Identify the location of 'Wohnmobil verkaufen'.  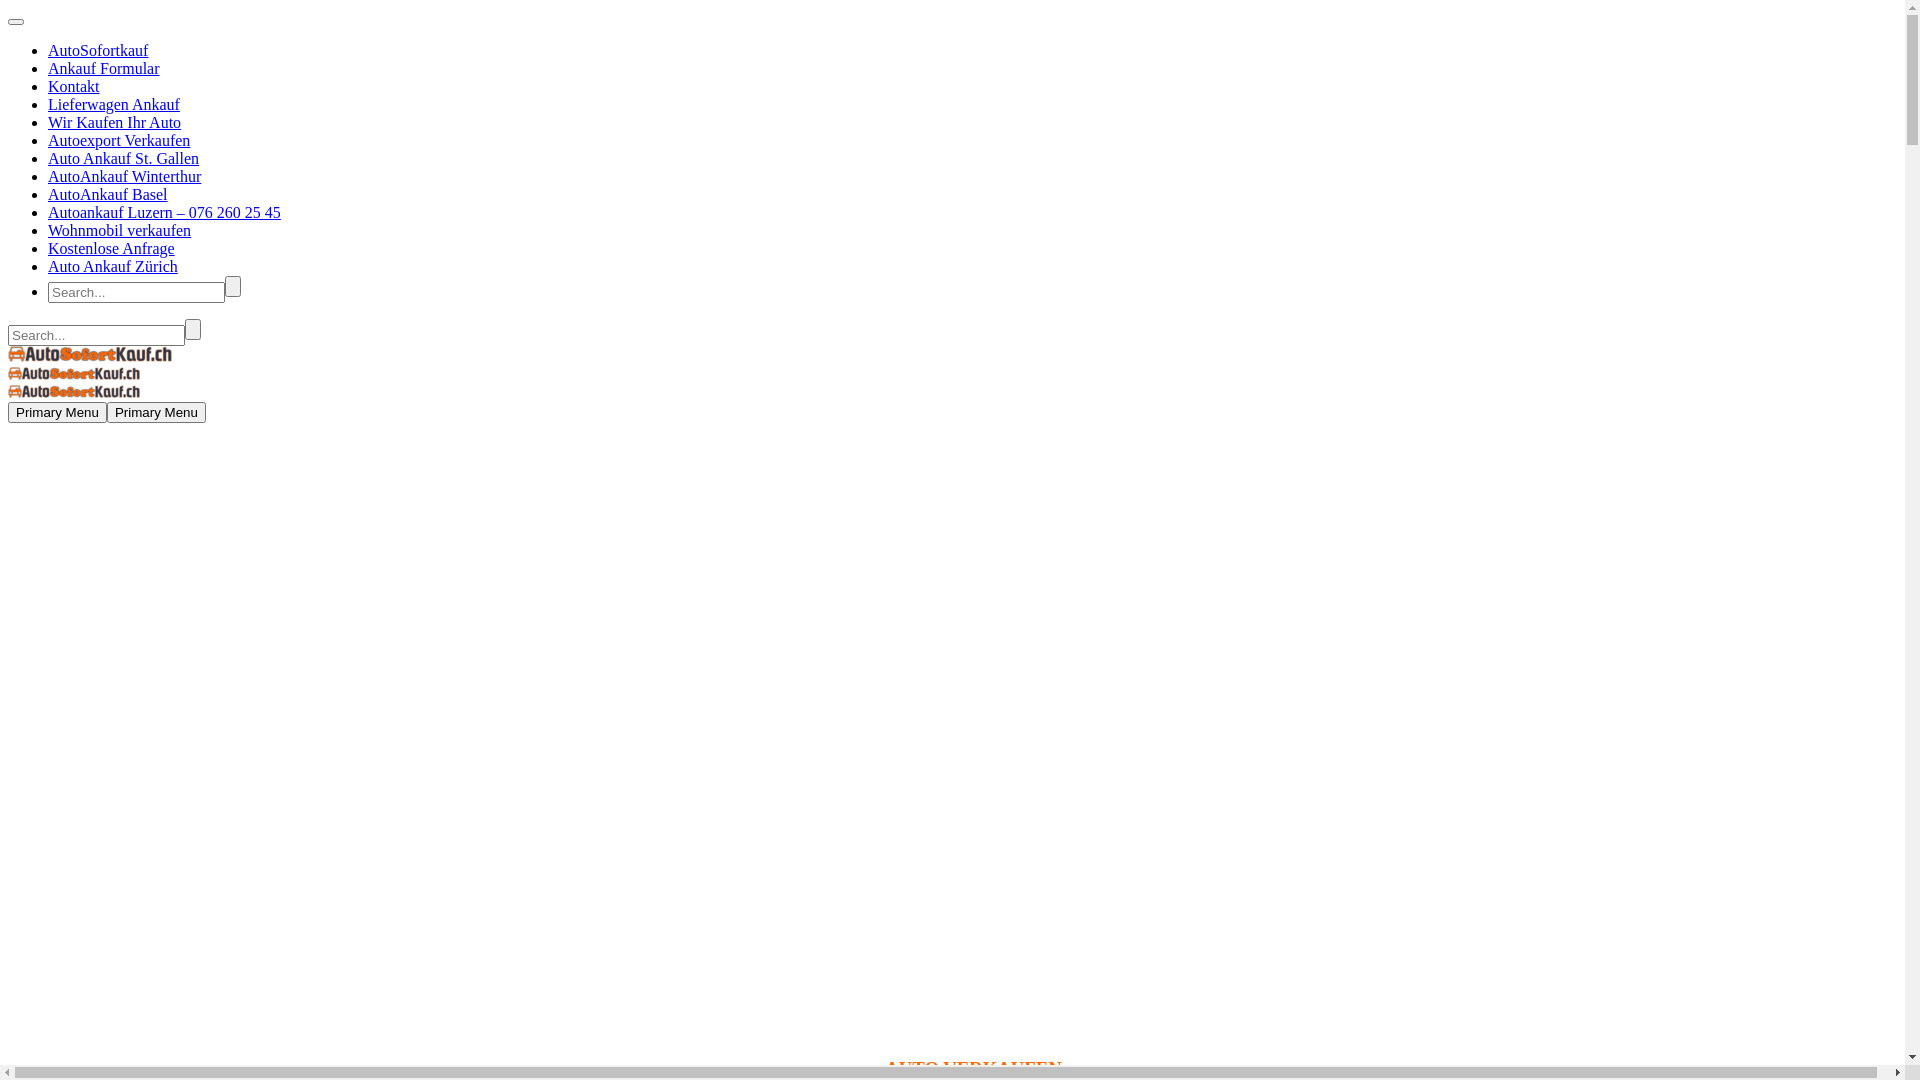
(48, 229).